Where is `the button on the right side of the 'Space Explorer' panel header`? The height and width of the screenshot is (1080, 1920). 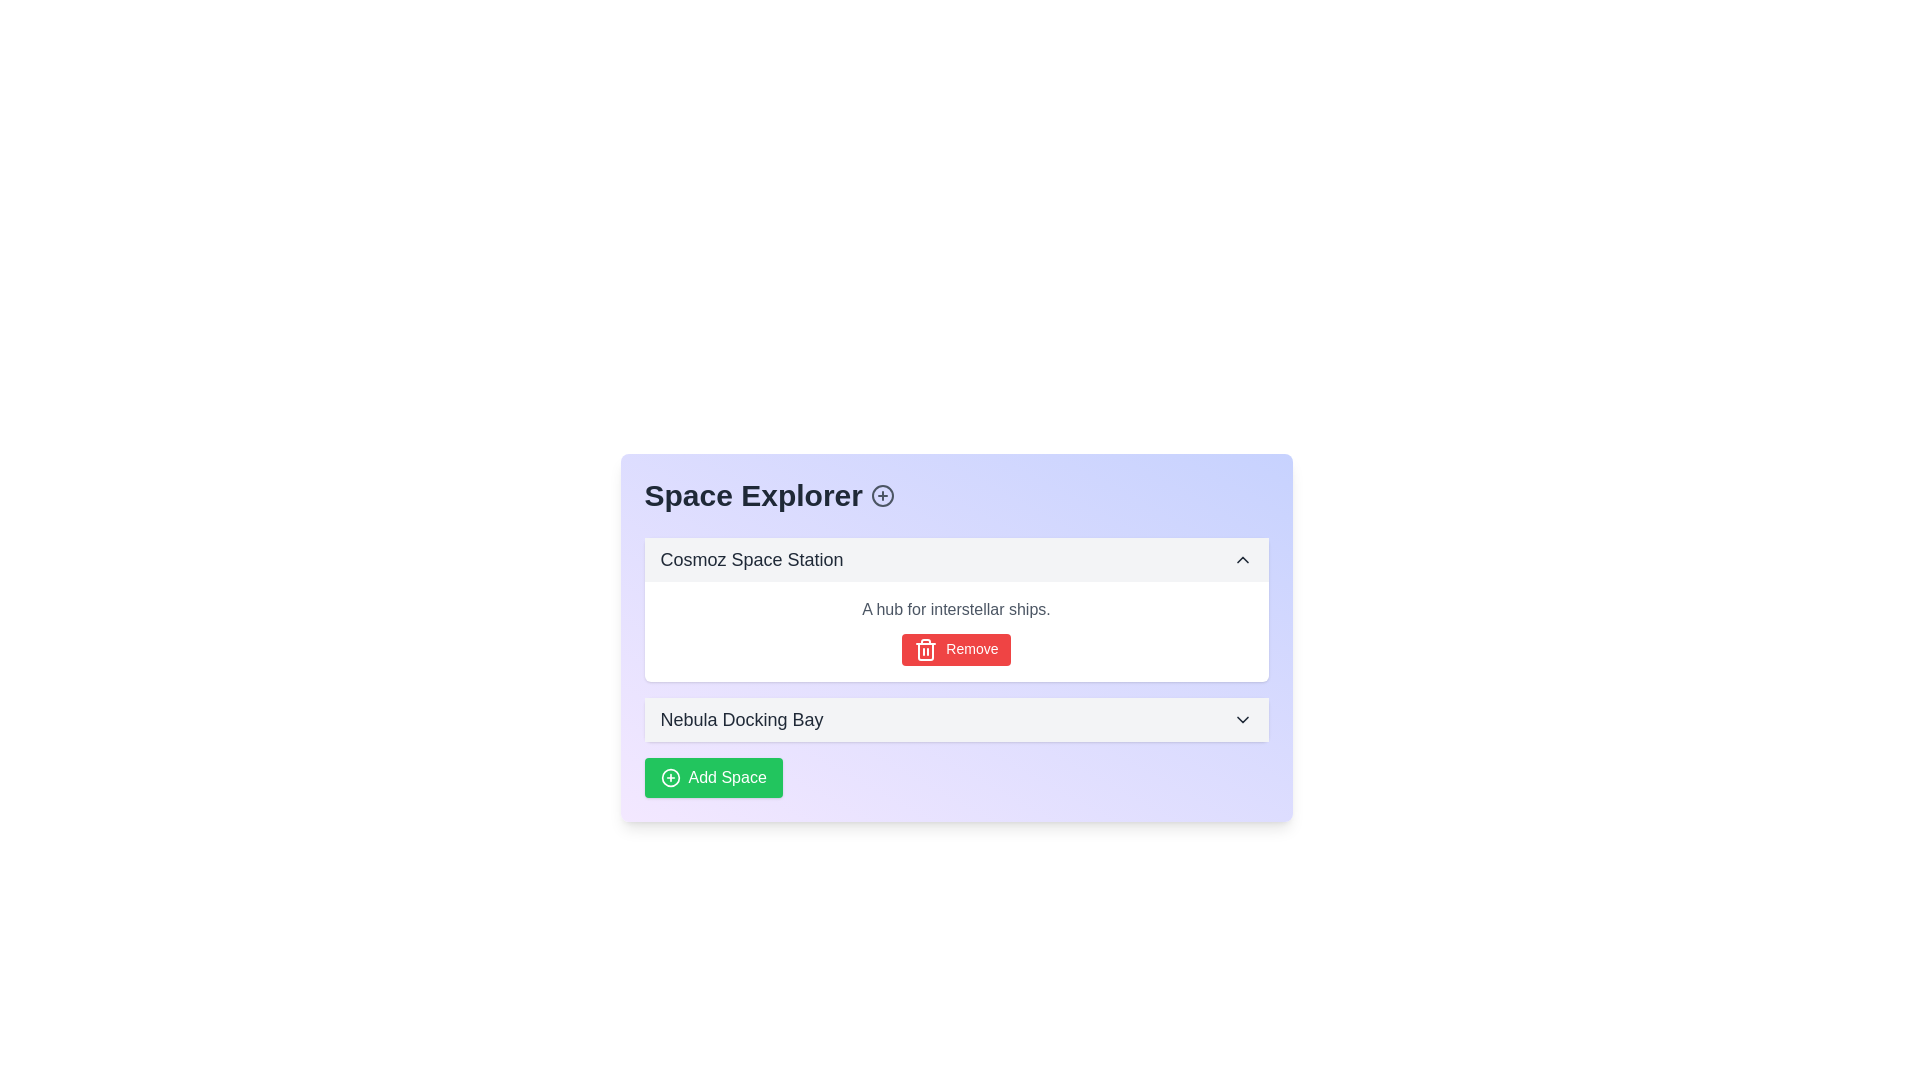 the button on the right side of the 'Space Explorer' panel header is located at coordinates (882, 495).